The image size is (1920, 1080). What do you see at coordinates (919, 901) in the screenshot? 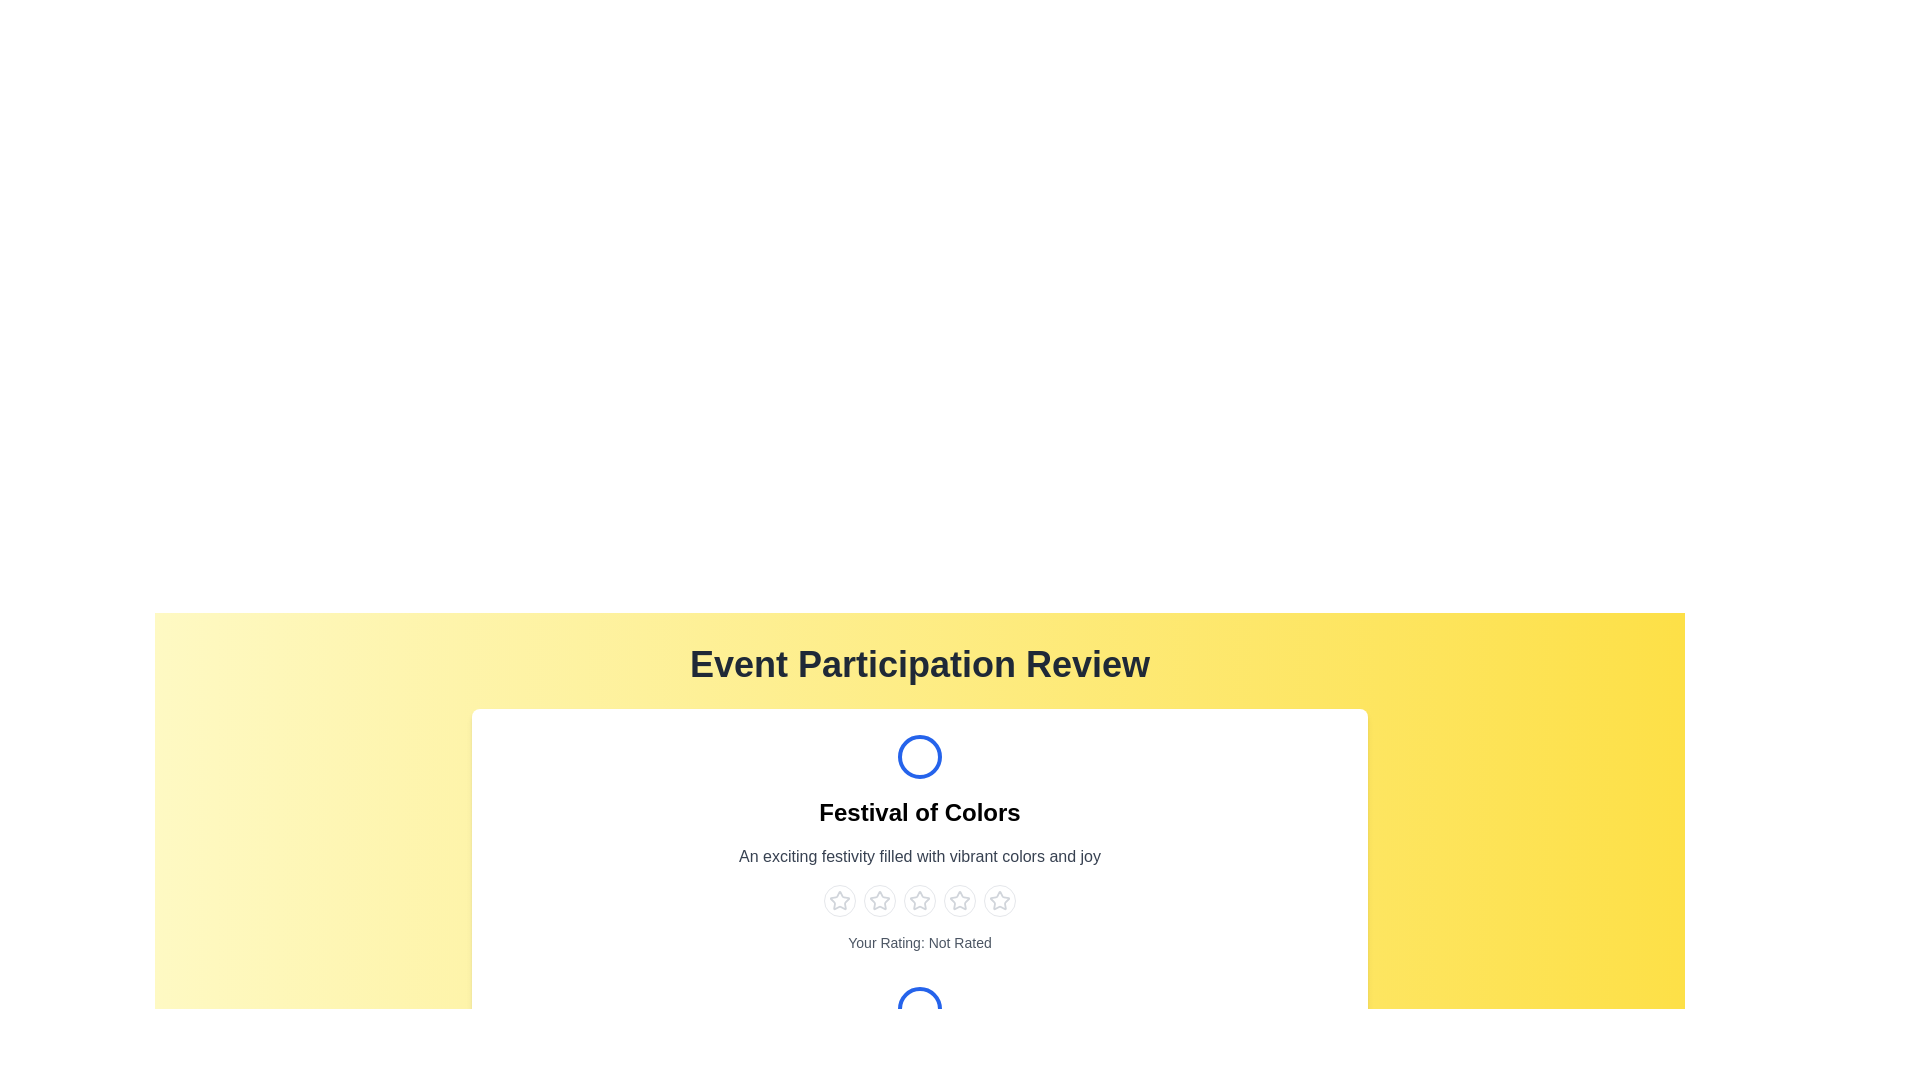
I see `the star corresponding to the rating 3 for the event` at bounding box center [919, 901].